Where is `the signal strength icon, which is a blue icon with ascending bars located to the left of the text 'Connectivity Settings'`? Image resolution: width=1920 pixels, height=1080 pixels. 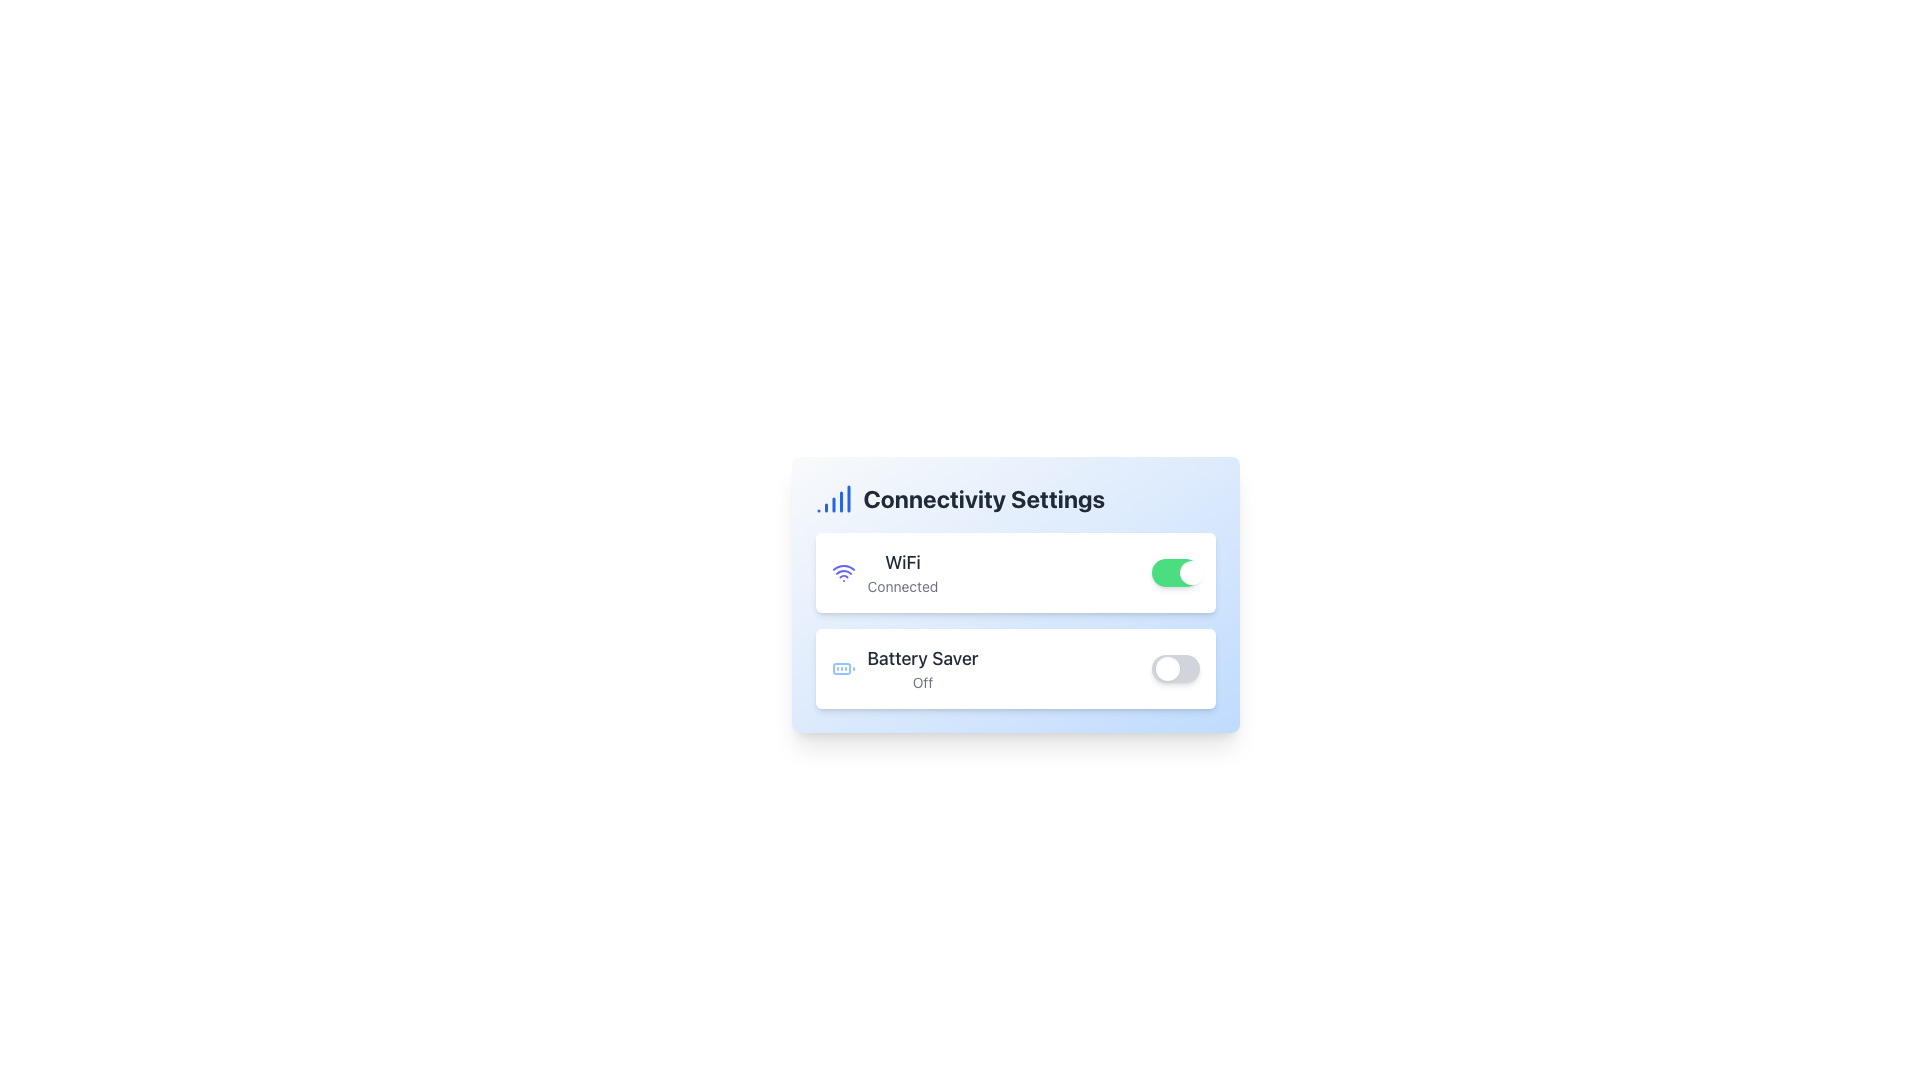
the signal strength icon, which is a blue icon with ascending bars located to the left of the text 'Connectivity Settings' is located at coordinates (833, 497).